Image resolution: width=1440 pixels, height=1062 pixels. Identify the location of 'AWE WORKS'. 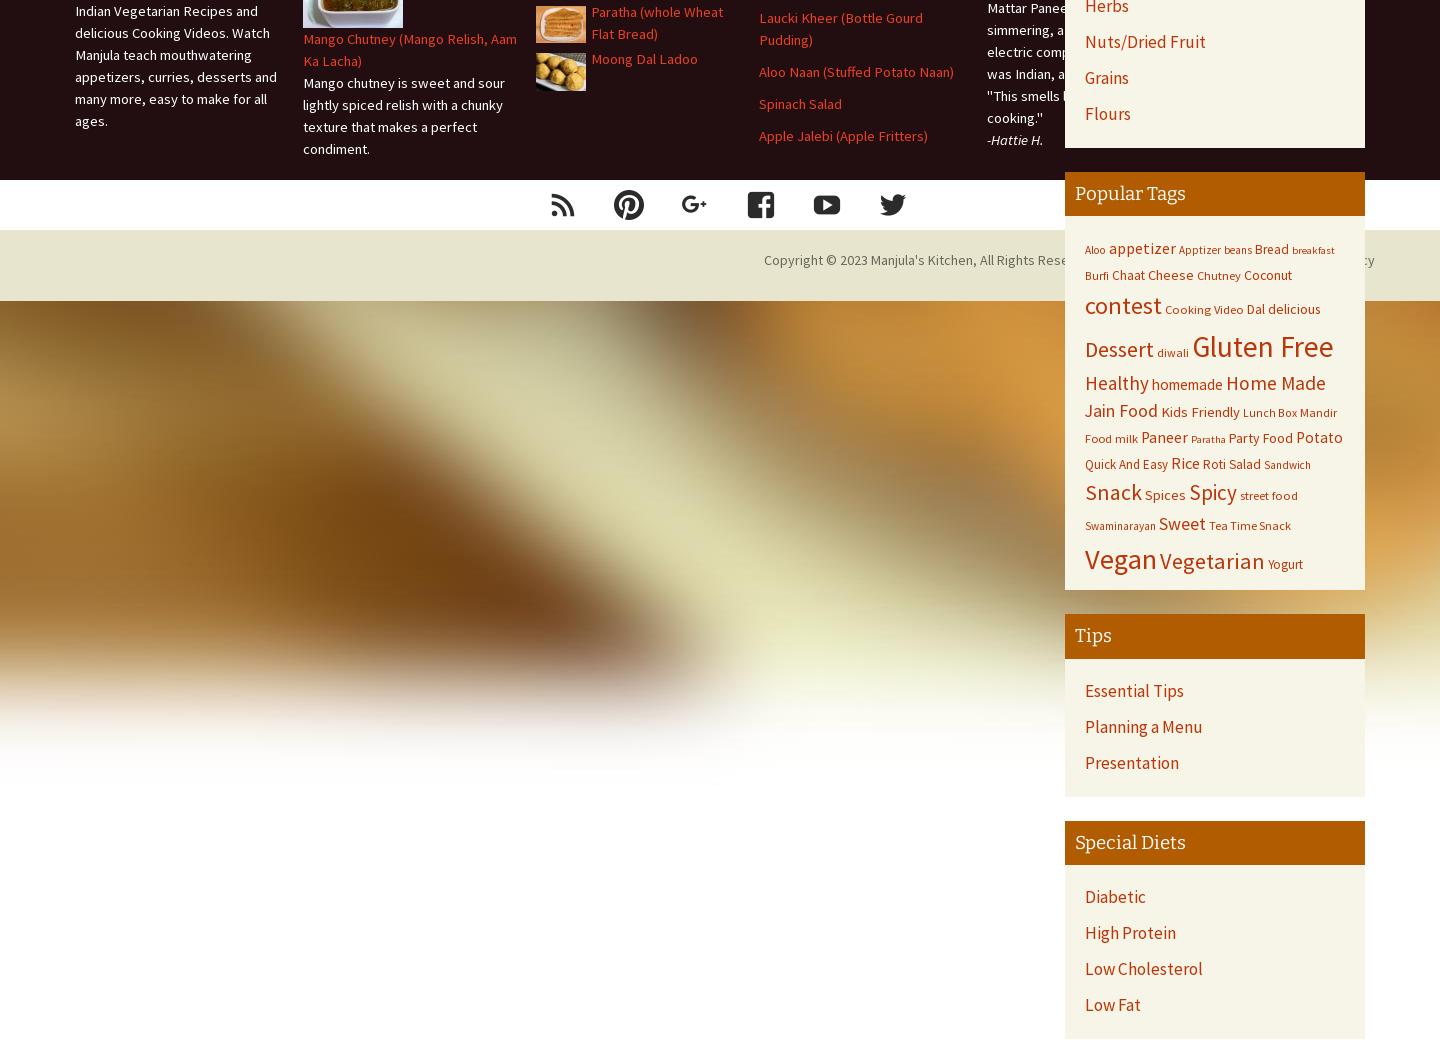
(1244, 259).